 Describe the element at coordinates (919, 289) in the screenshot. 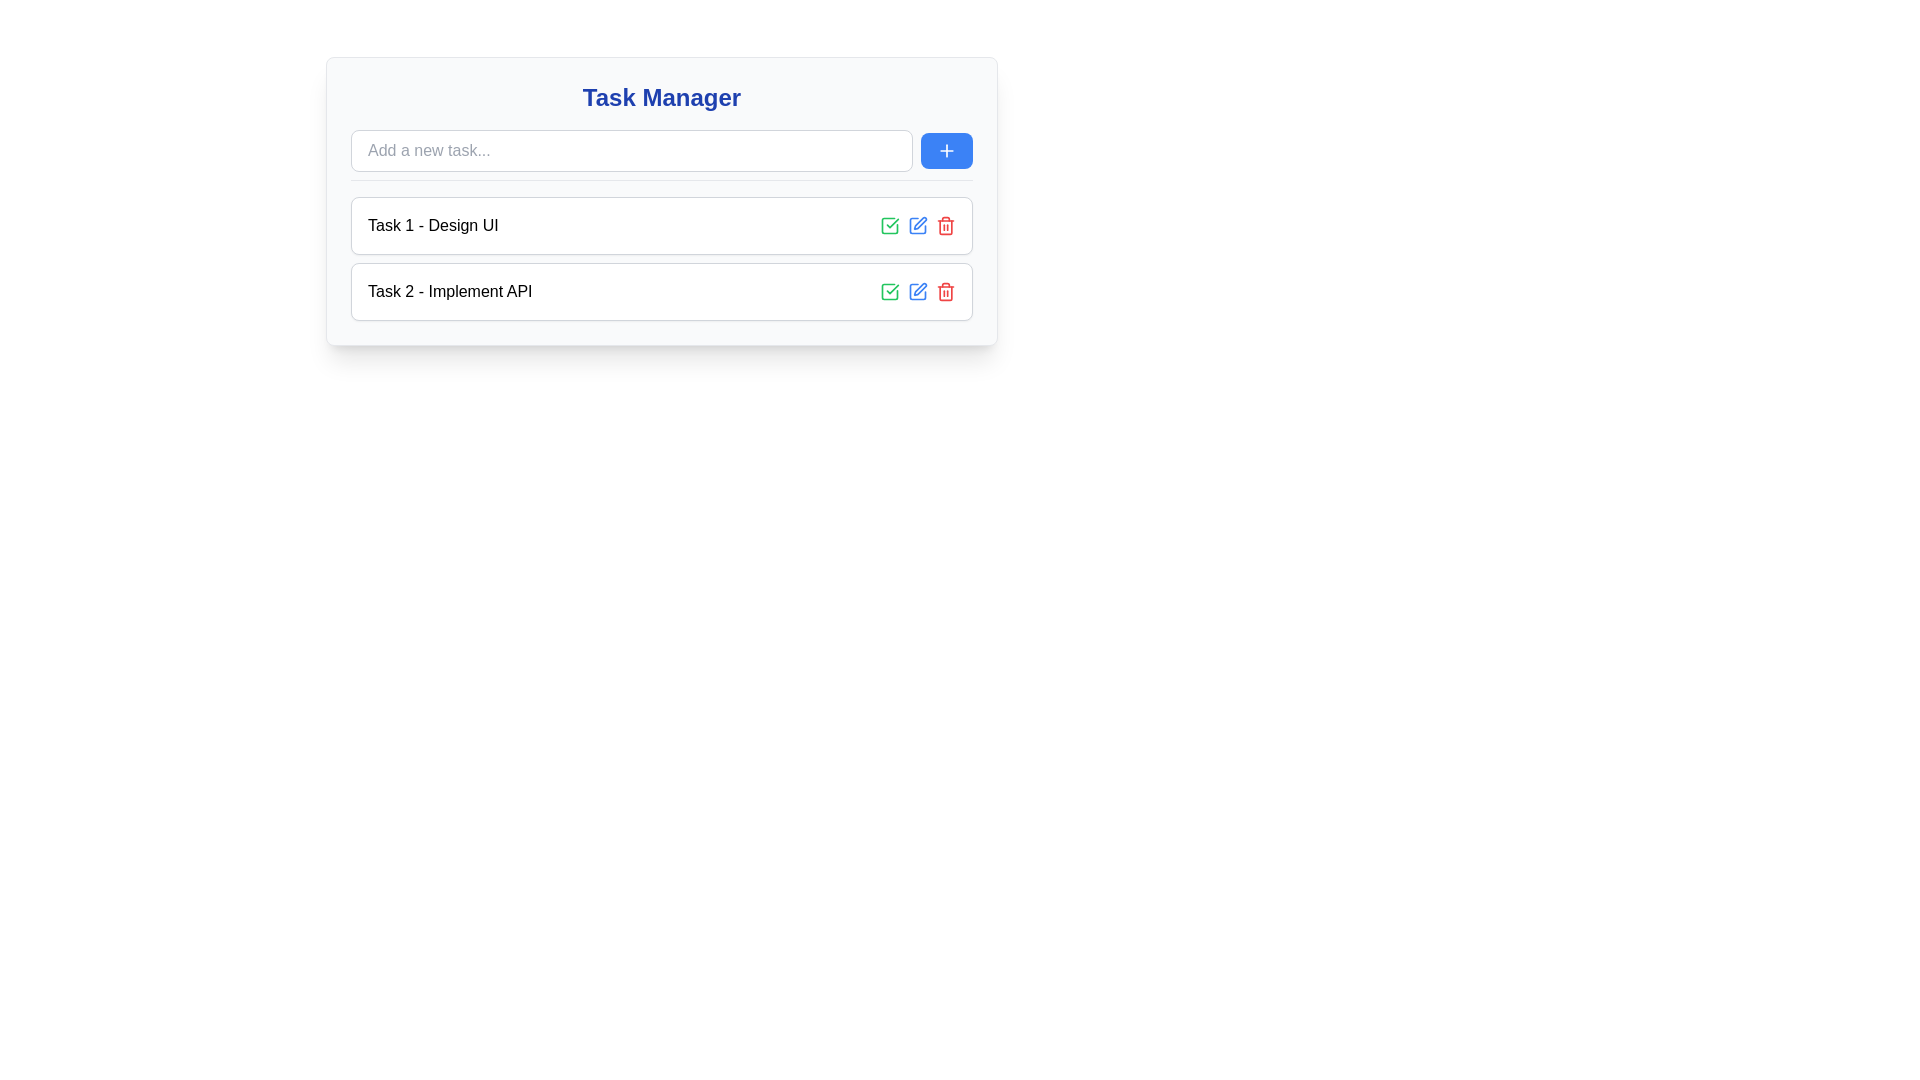

I see `the pencil-shaped icon representing the edit functionality located in the third column of the second row of items in the task list` at that location.